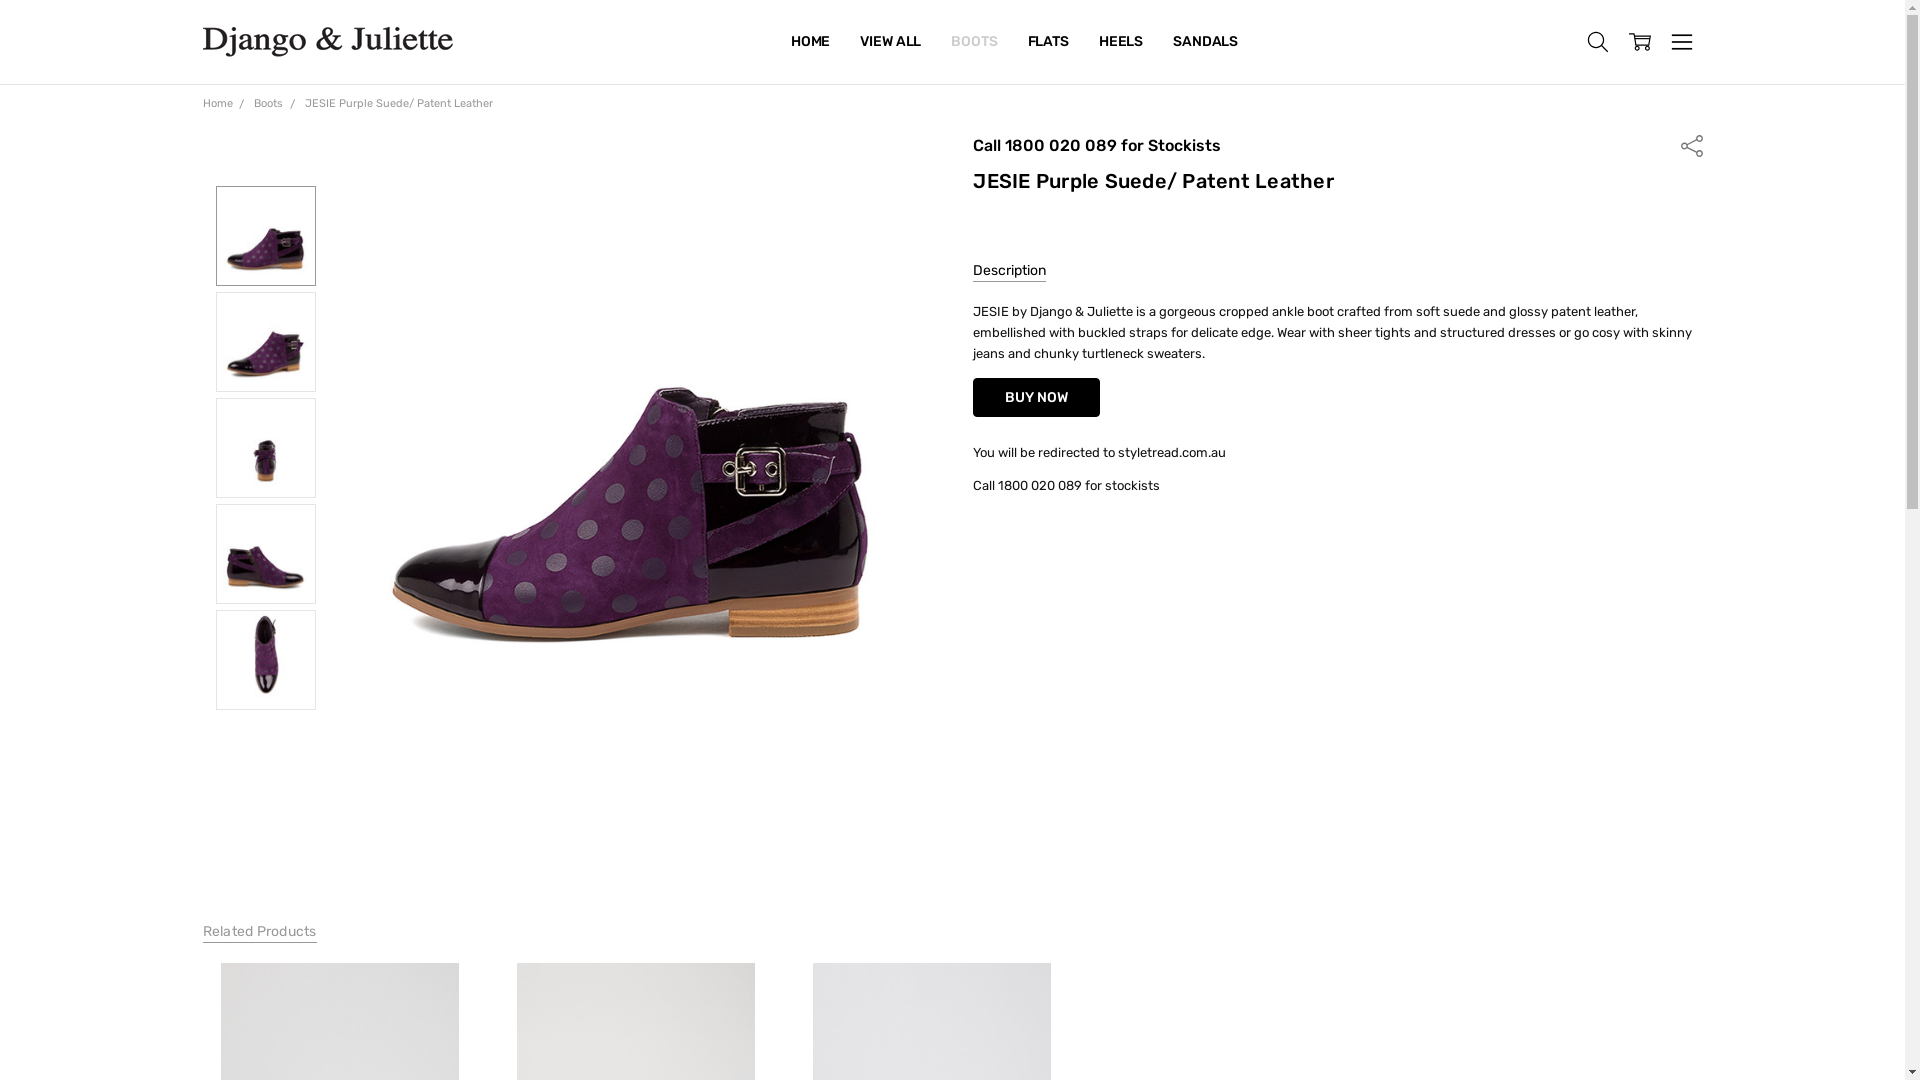  What do you see at coordinates (326, 42) in the screenshot?
I see `'Django and Juliette'` at bounding box center [326, 42].